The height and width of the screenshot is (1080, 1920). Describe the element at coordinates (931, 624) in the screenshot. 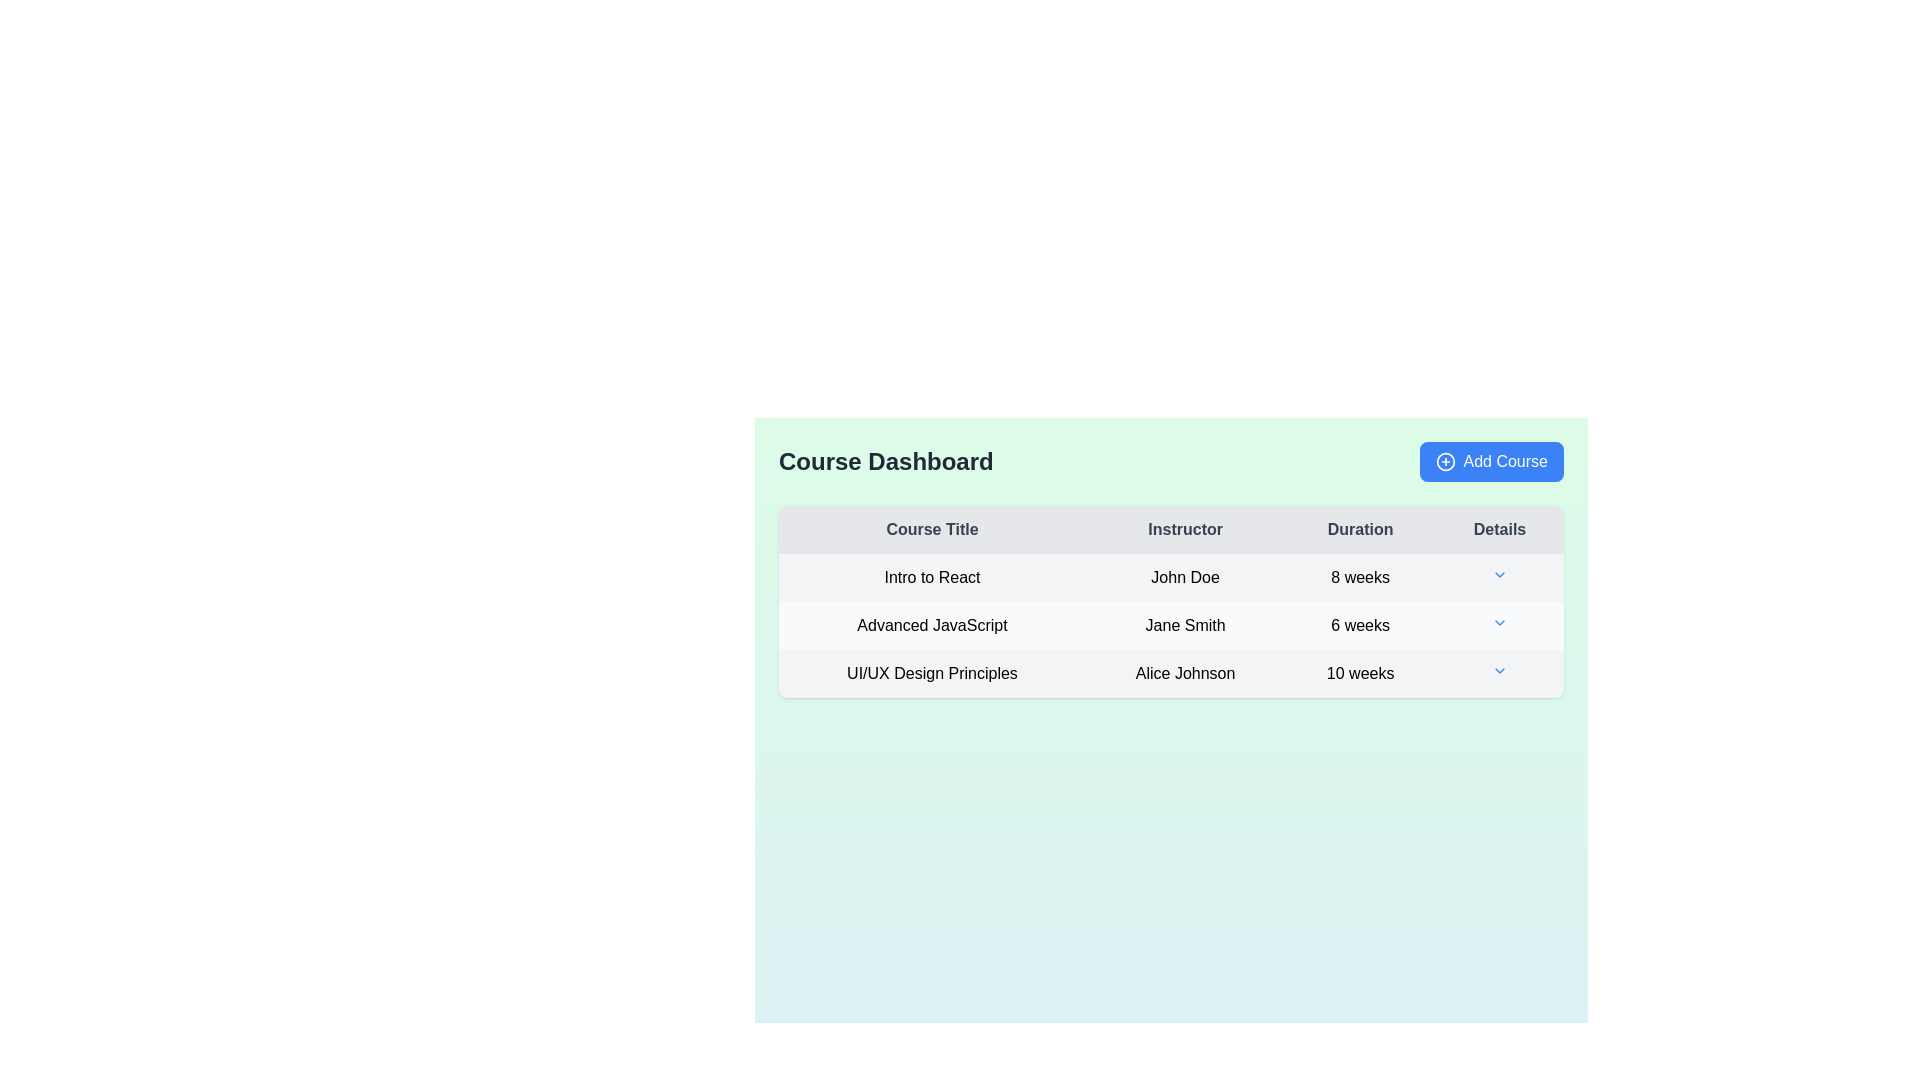

I see `and read the text label for the course titled 'Advanced JavaScript', which is positioned under the 'Course Title' column` at that location.